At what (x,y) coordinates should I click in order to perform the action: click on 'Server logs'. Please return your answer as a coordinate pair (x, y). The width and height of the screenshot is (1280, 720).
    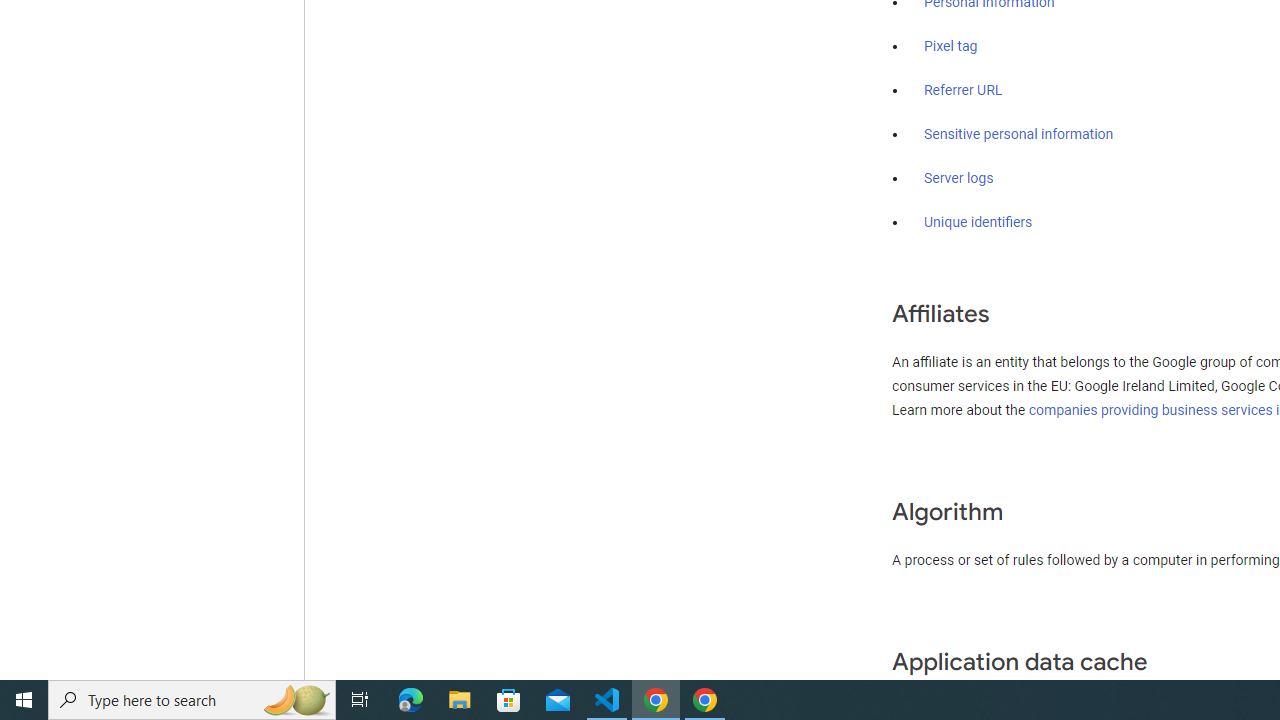
    Looking at the image, I should click on (958, 177).